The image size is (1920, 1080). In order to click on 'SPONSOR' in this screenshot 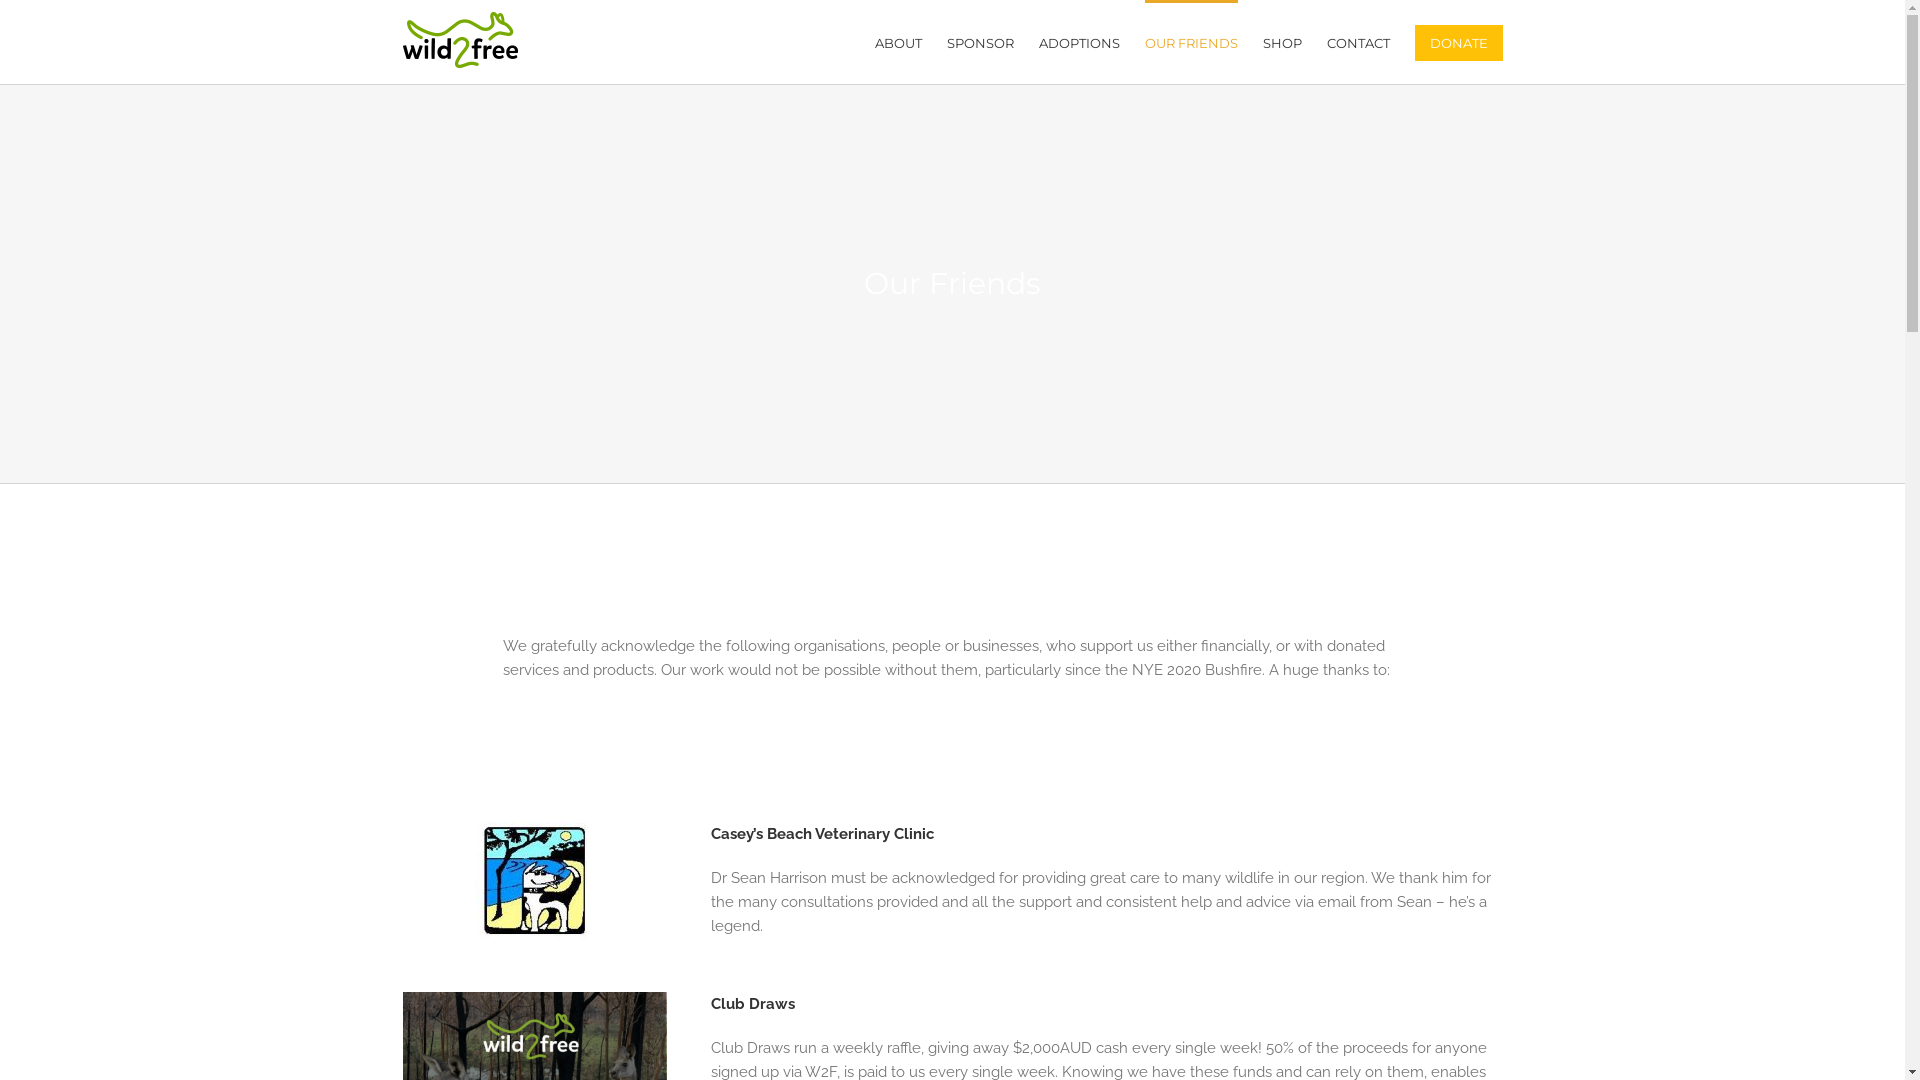, I will do `click(979, 42)`.